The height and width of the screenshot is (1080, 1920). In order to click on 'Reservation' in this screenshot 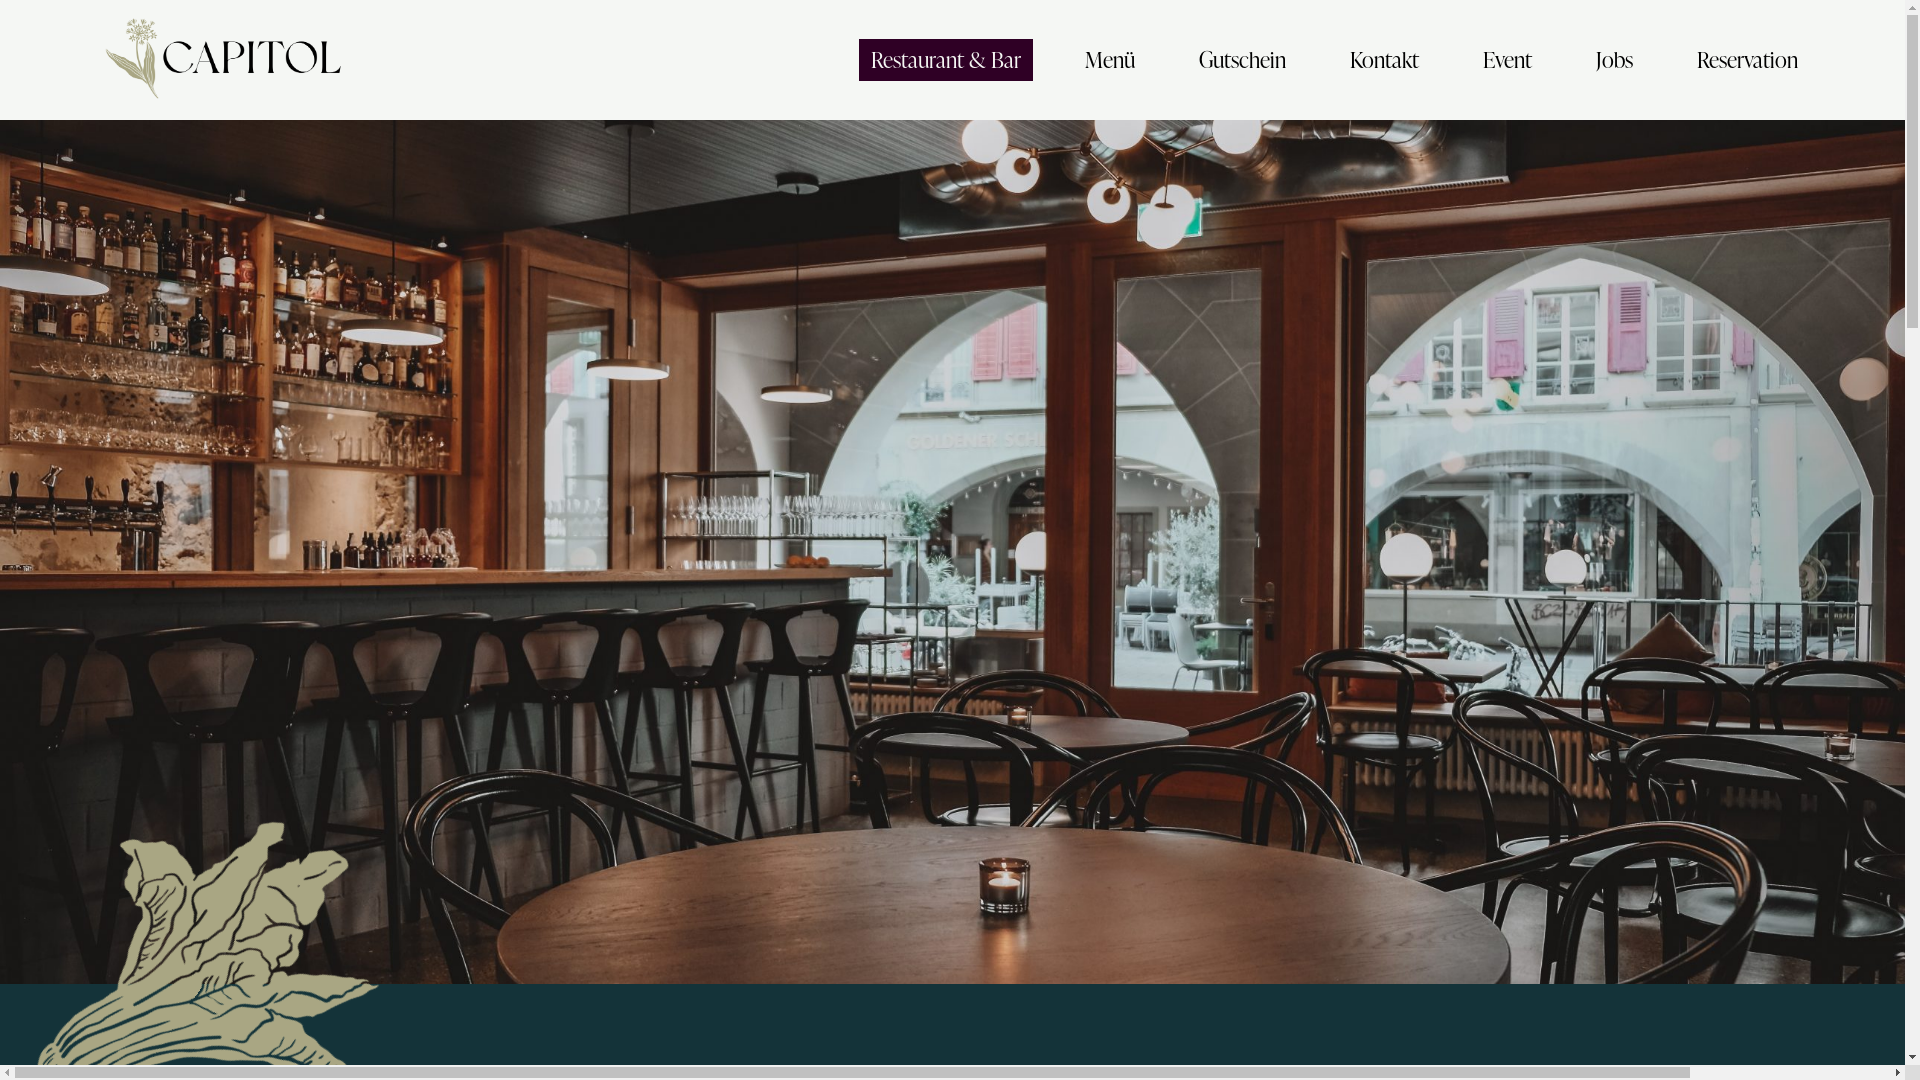, I will do `click(1746, 59)`.